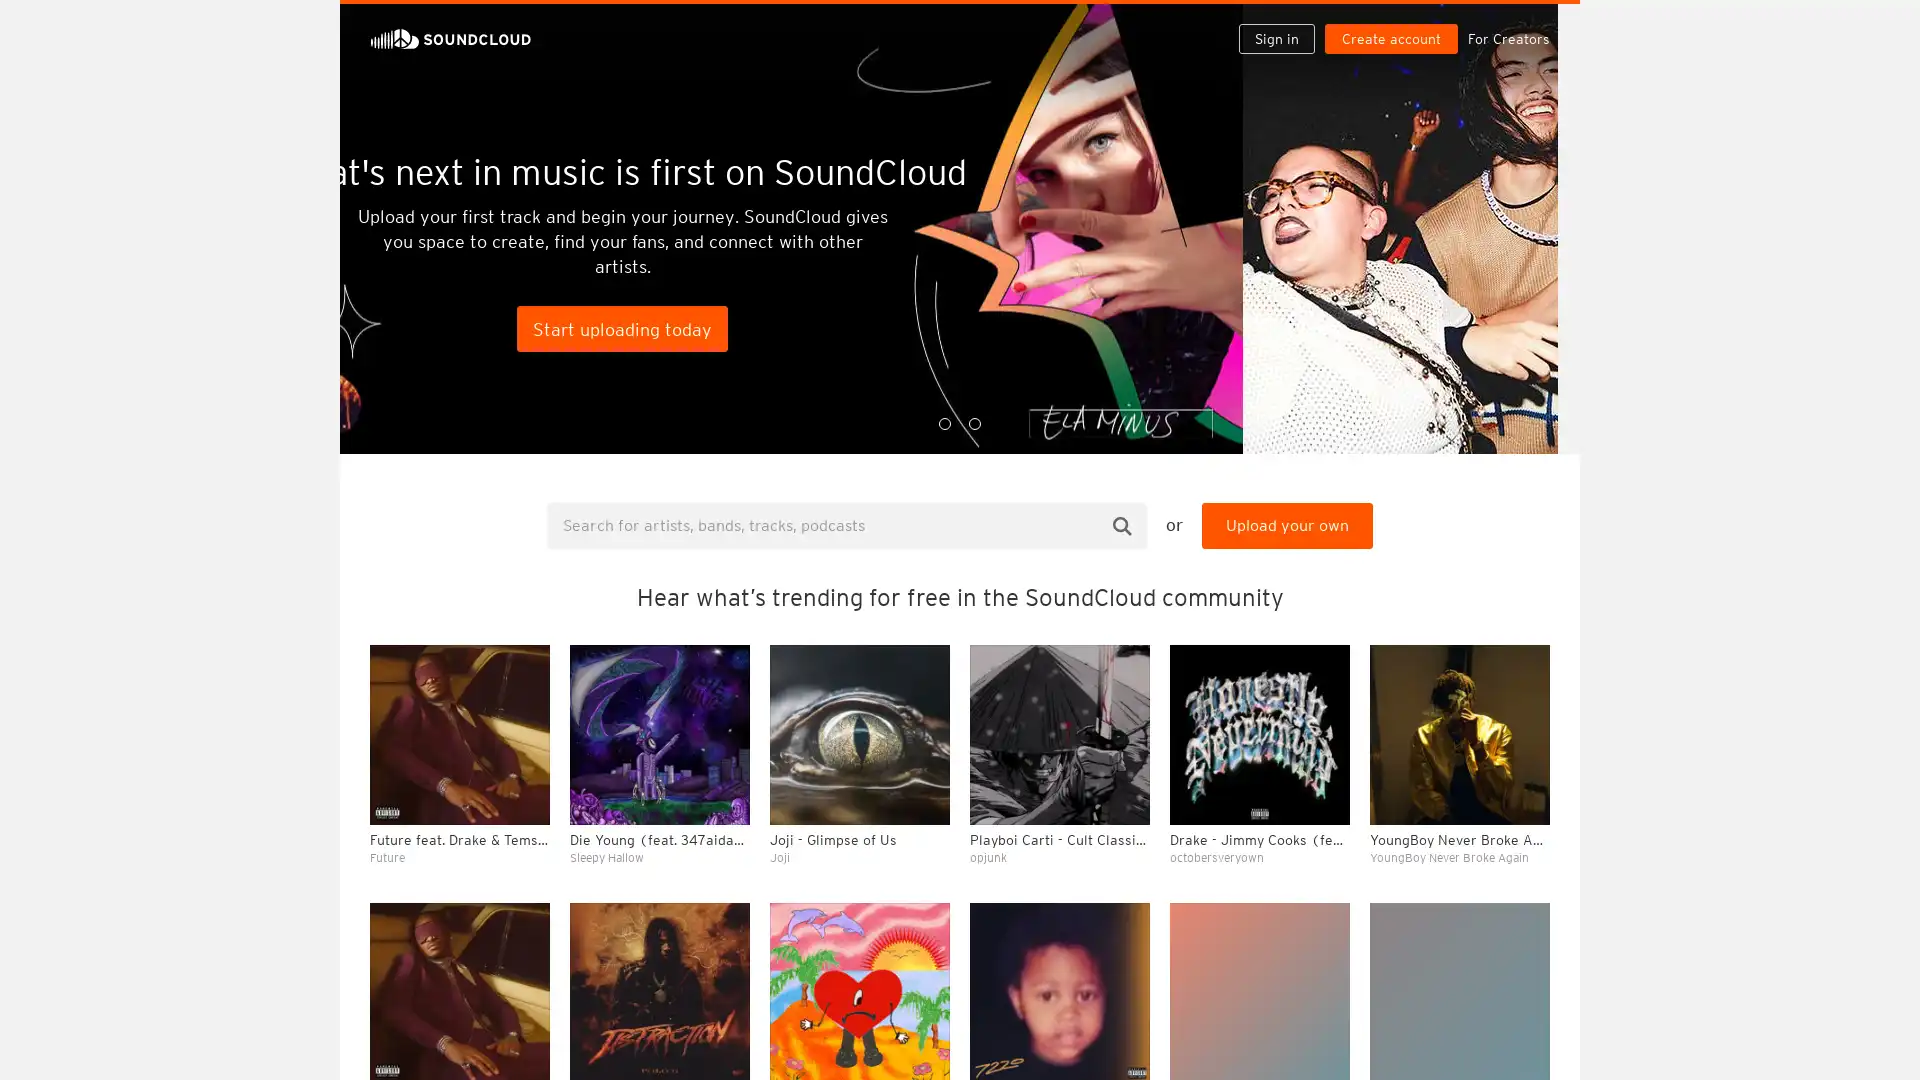 The image size is (1920, 1080). I want to click on Sign in, so click(1275, 38).